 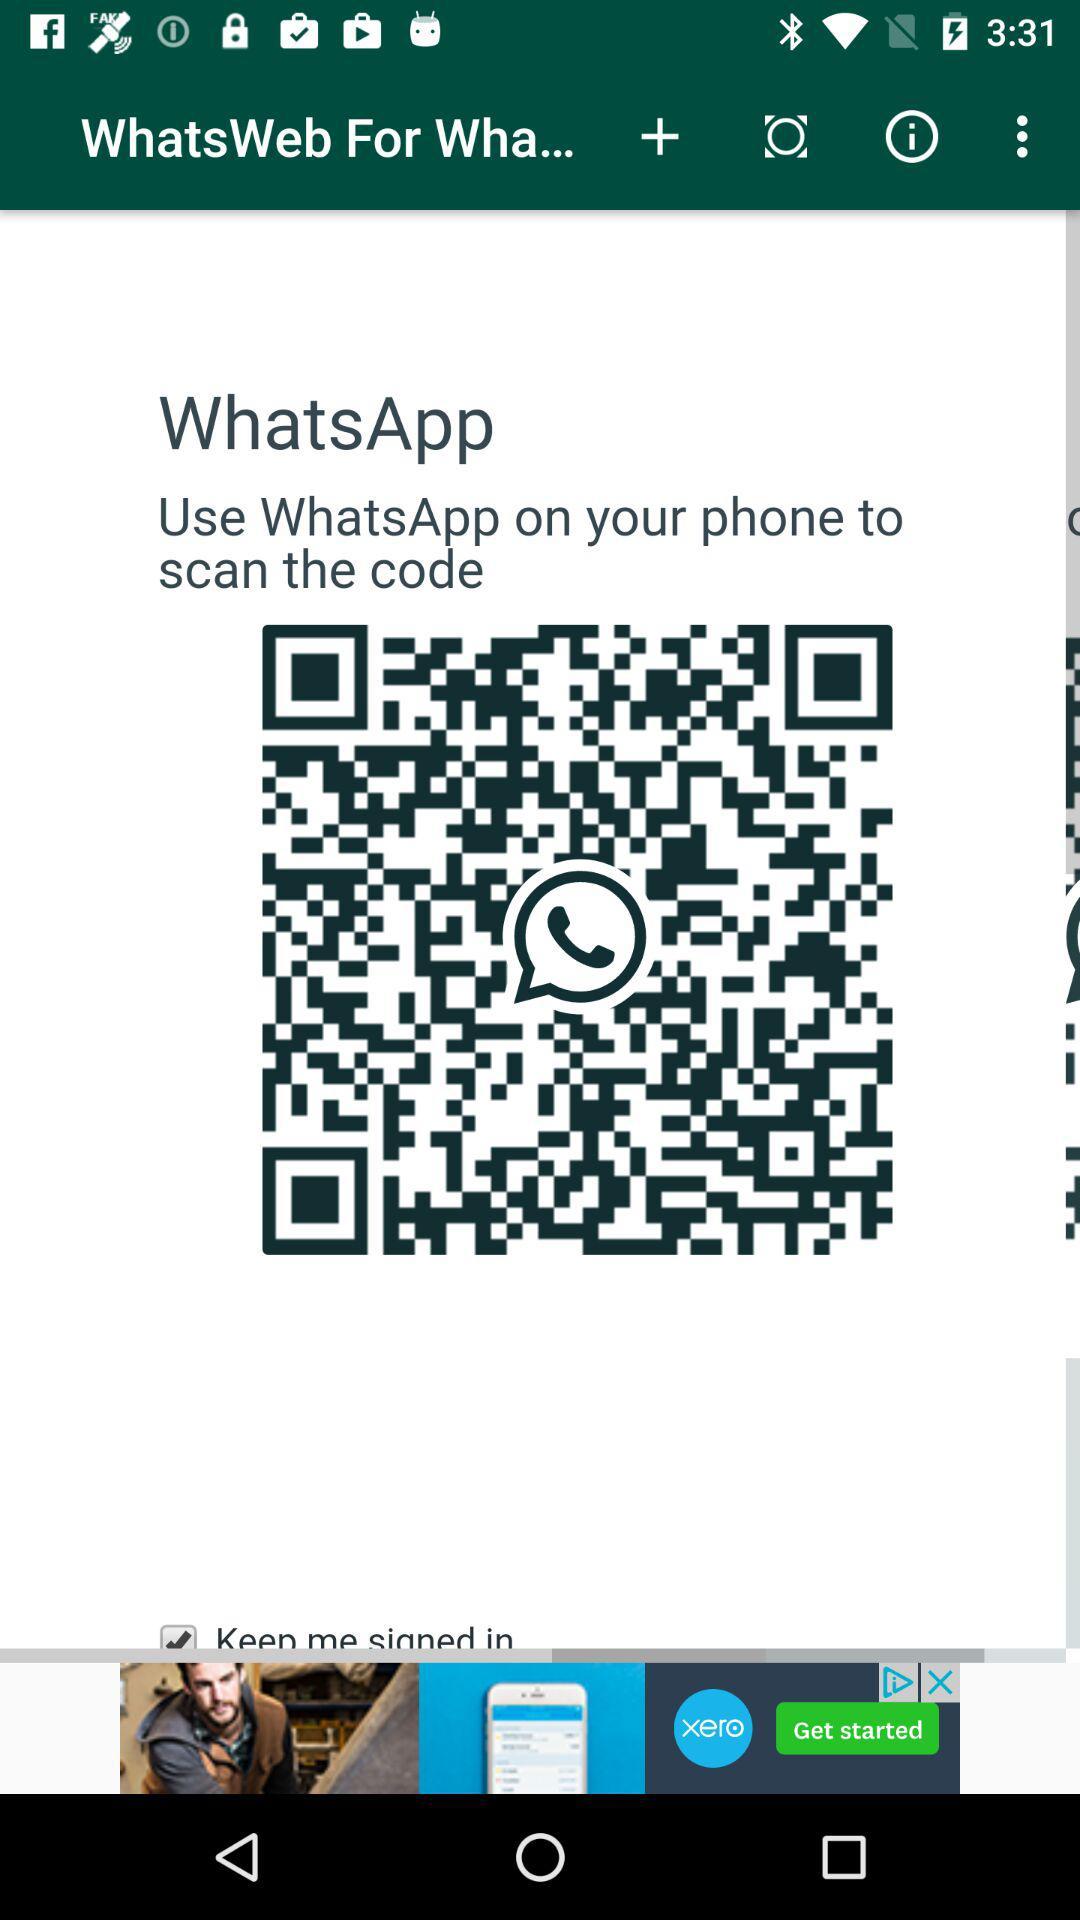 What do you see at coordinates (540, 1727) in the screenshot?
I see `advertisement we close it or view it` at bounding box center [540, 1727].